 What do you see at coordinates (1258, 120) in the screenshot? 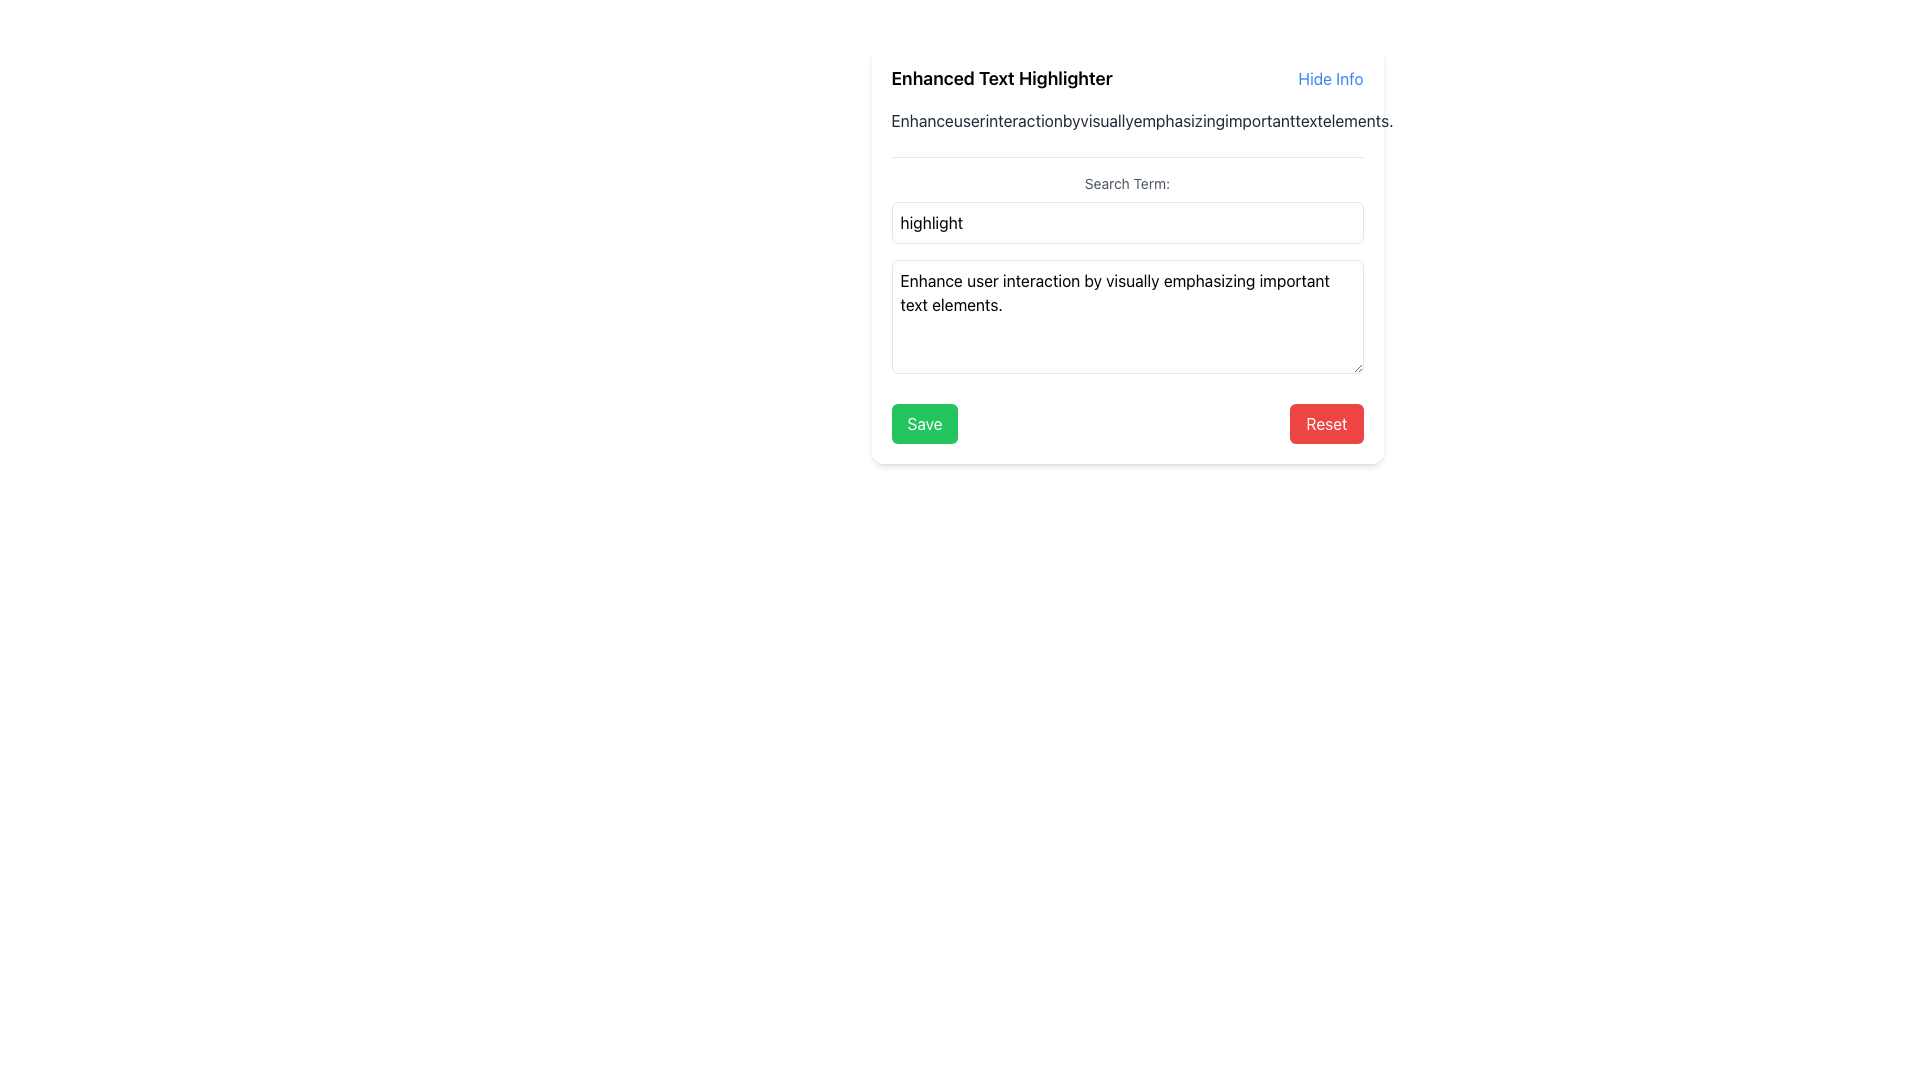
I see `the text label that visually emphasizes the word 'important' in the sentence at the top of the interface` at bounding box center [1258, 120].